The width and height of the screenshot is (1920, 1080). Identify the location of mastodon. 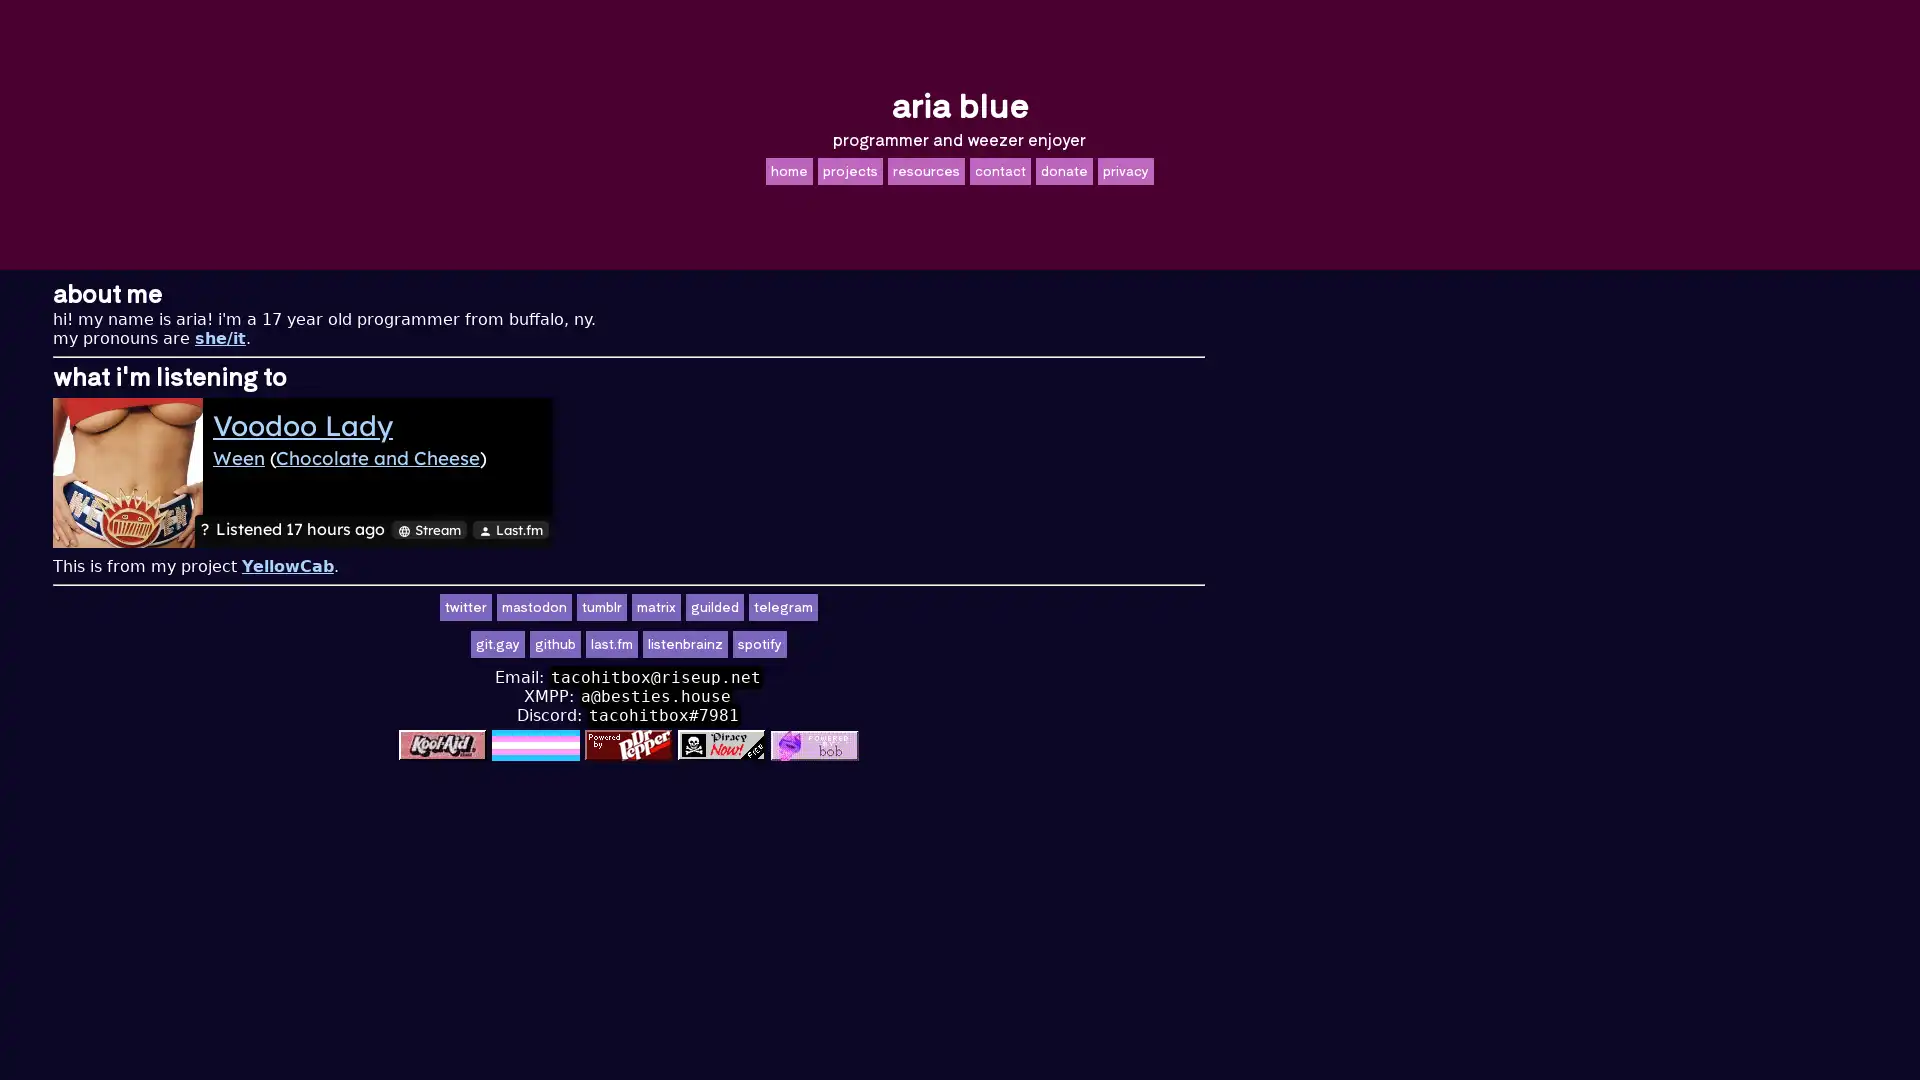
(865, 606).